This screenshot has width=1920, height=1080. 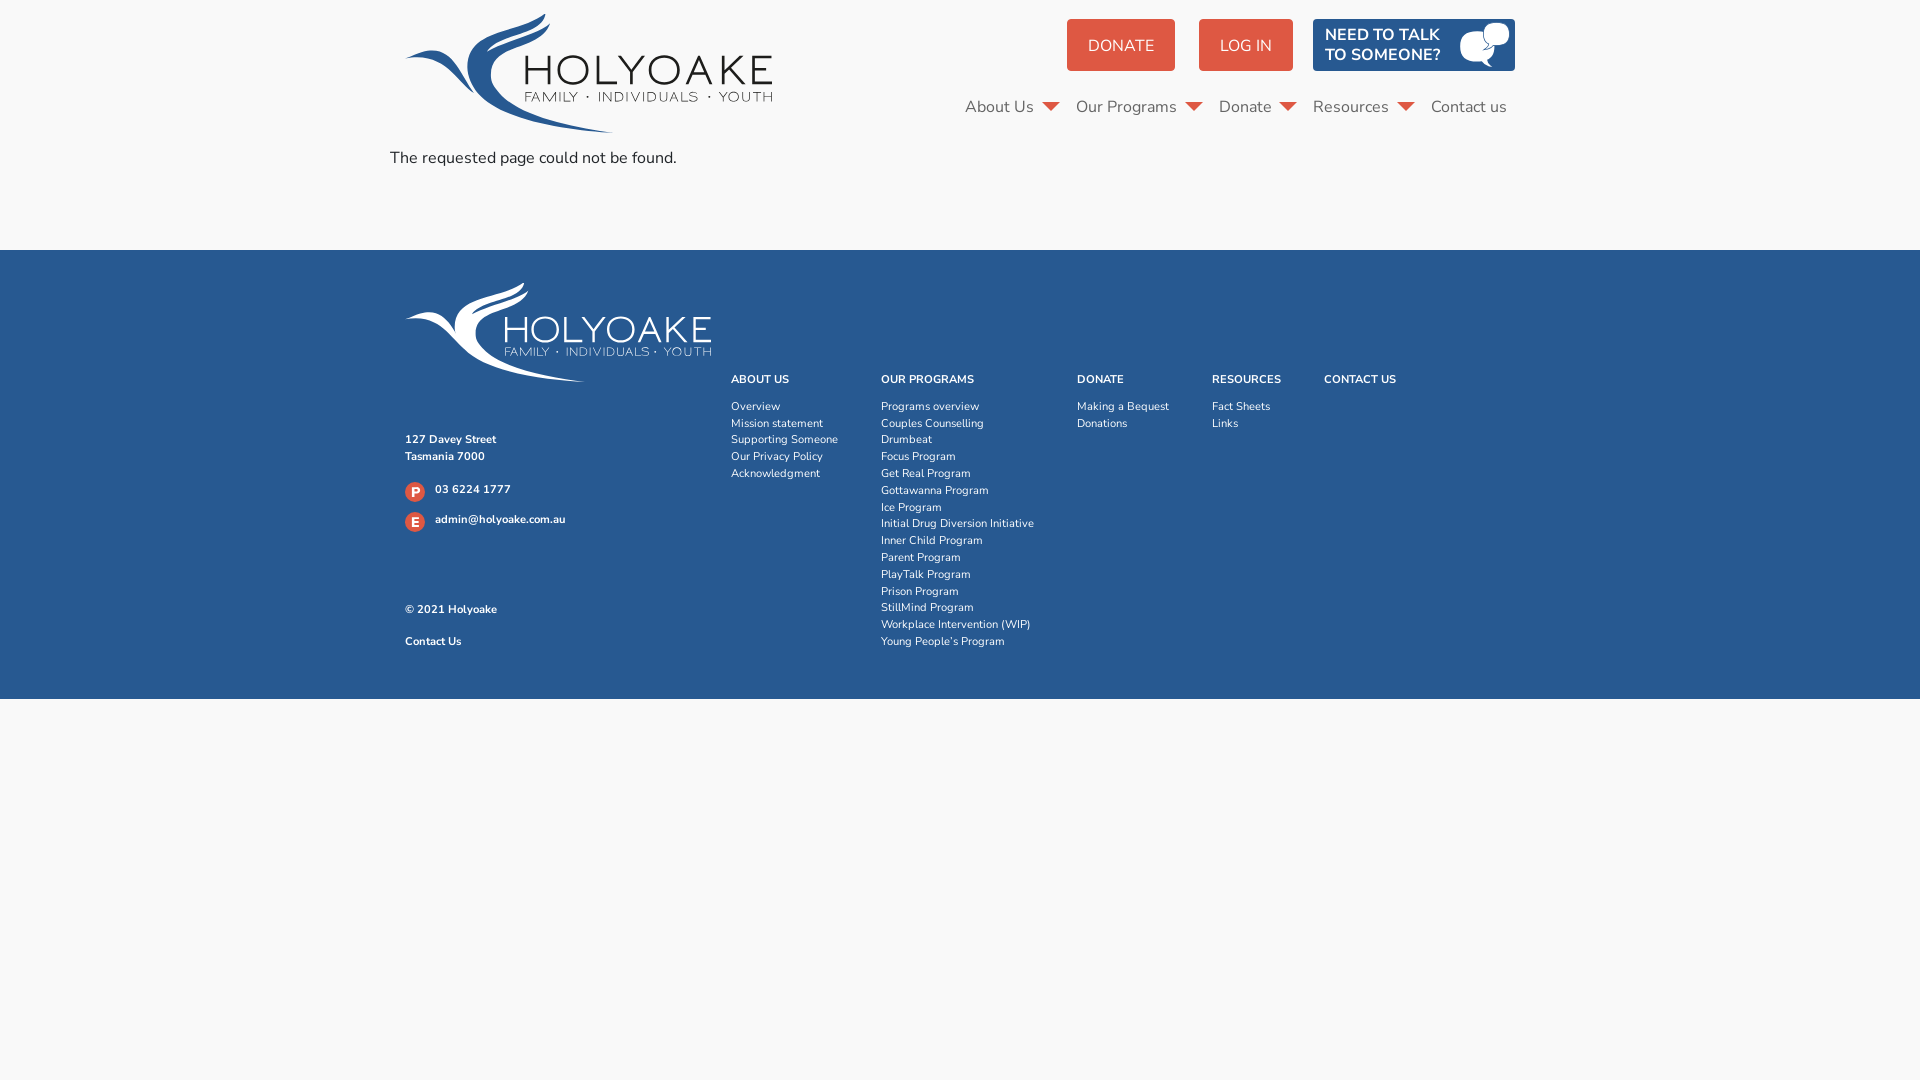 What do you see at coordinates (880, 607) in the screenshot?
I see `'StillMind Program'` at bounding box center [880, 607].